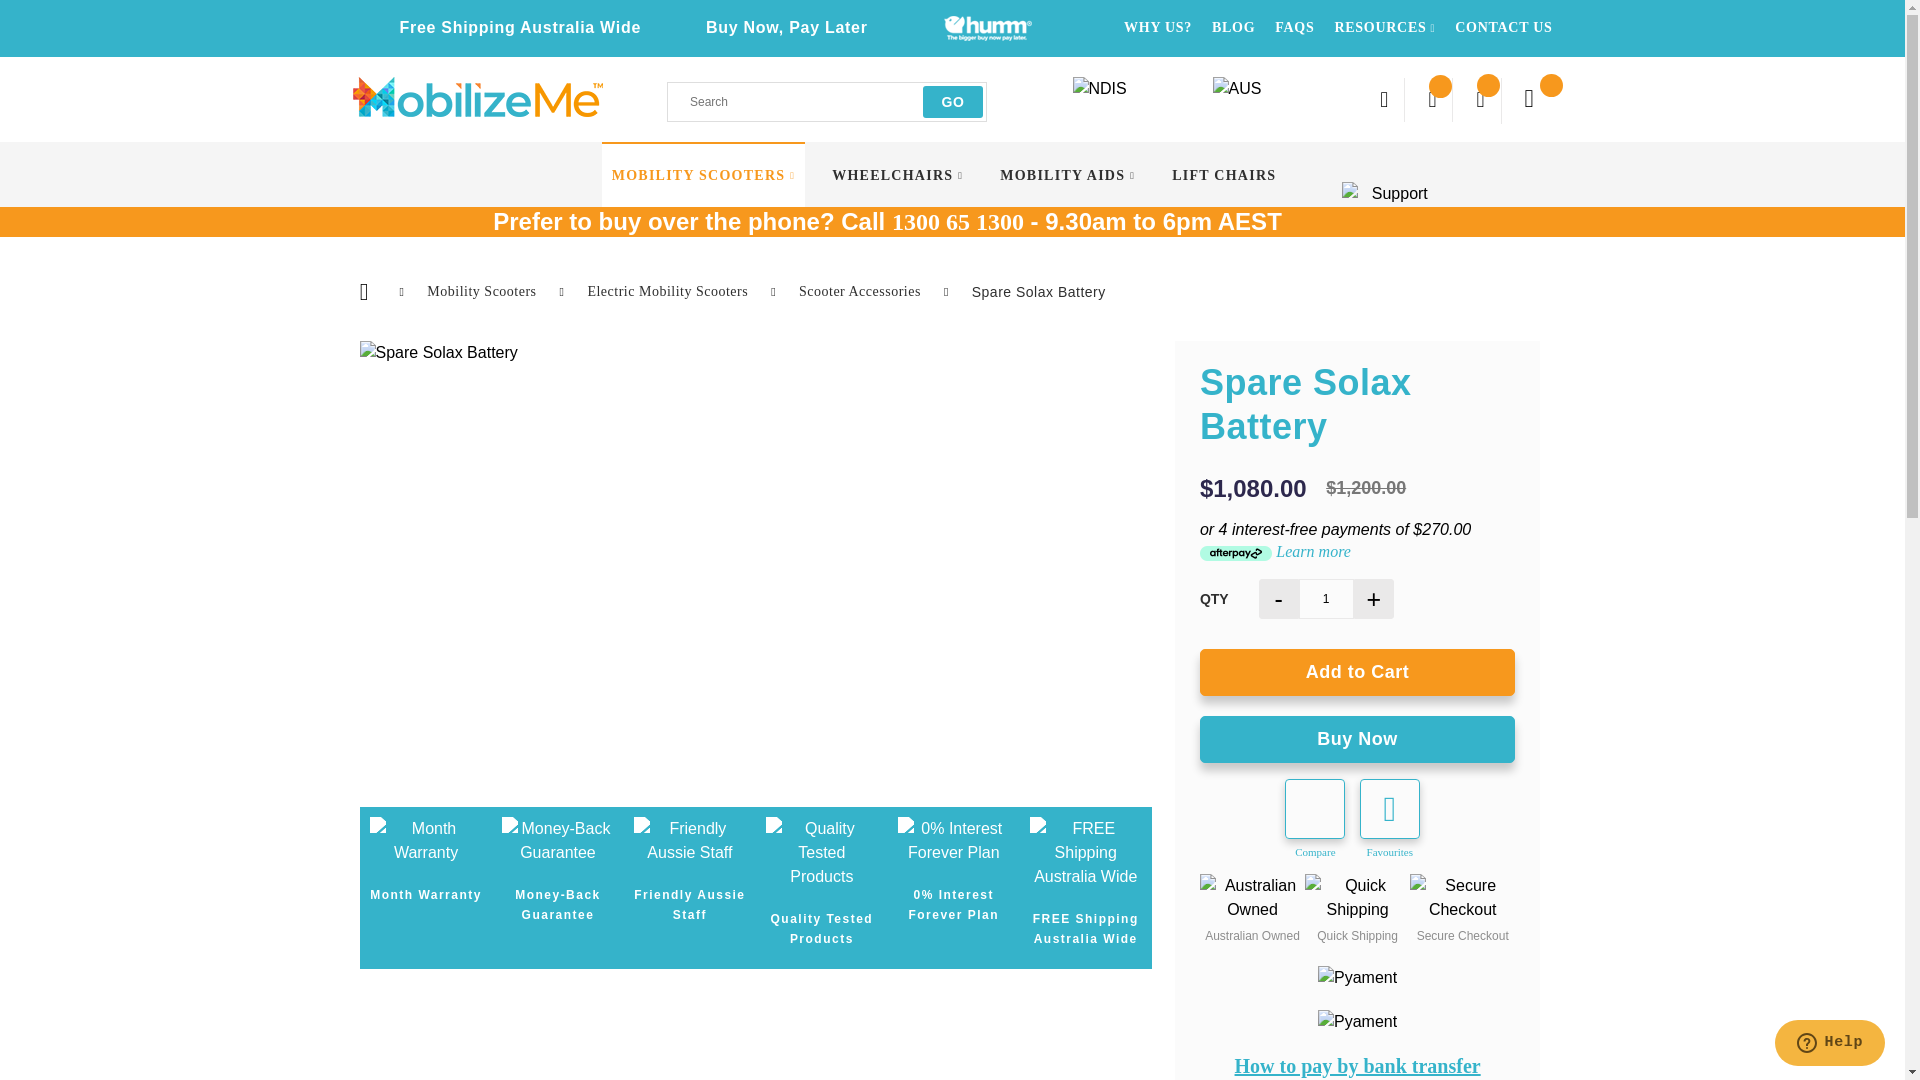 The image size is (1920, 1080). I want to click on 'Payment', so click(1318, 977).